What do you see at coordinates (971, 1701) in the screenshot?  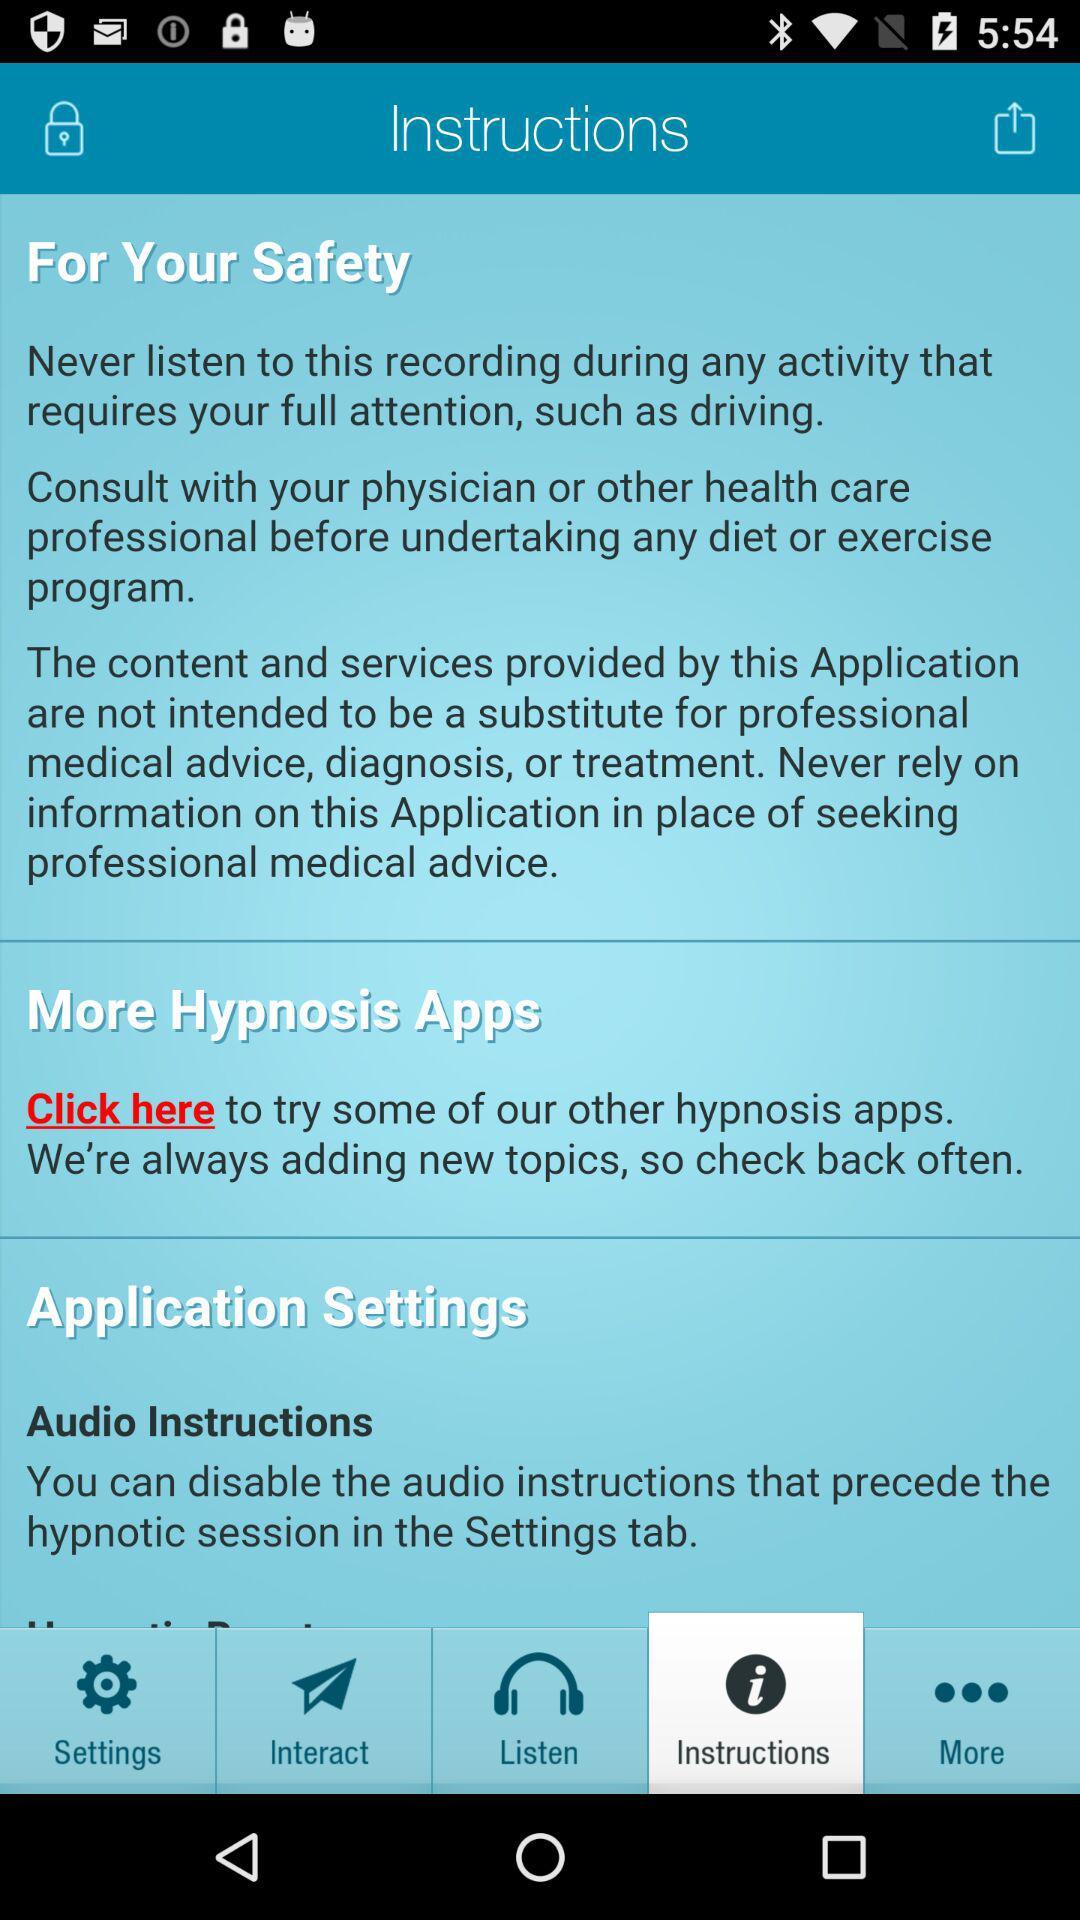 I see `next screen` at bounding box center [971, 1701].